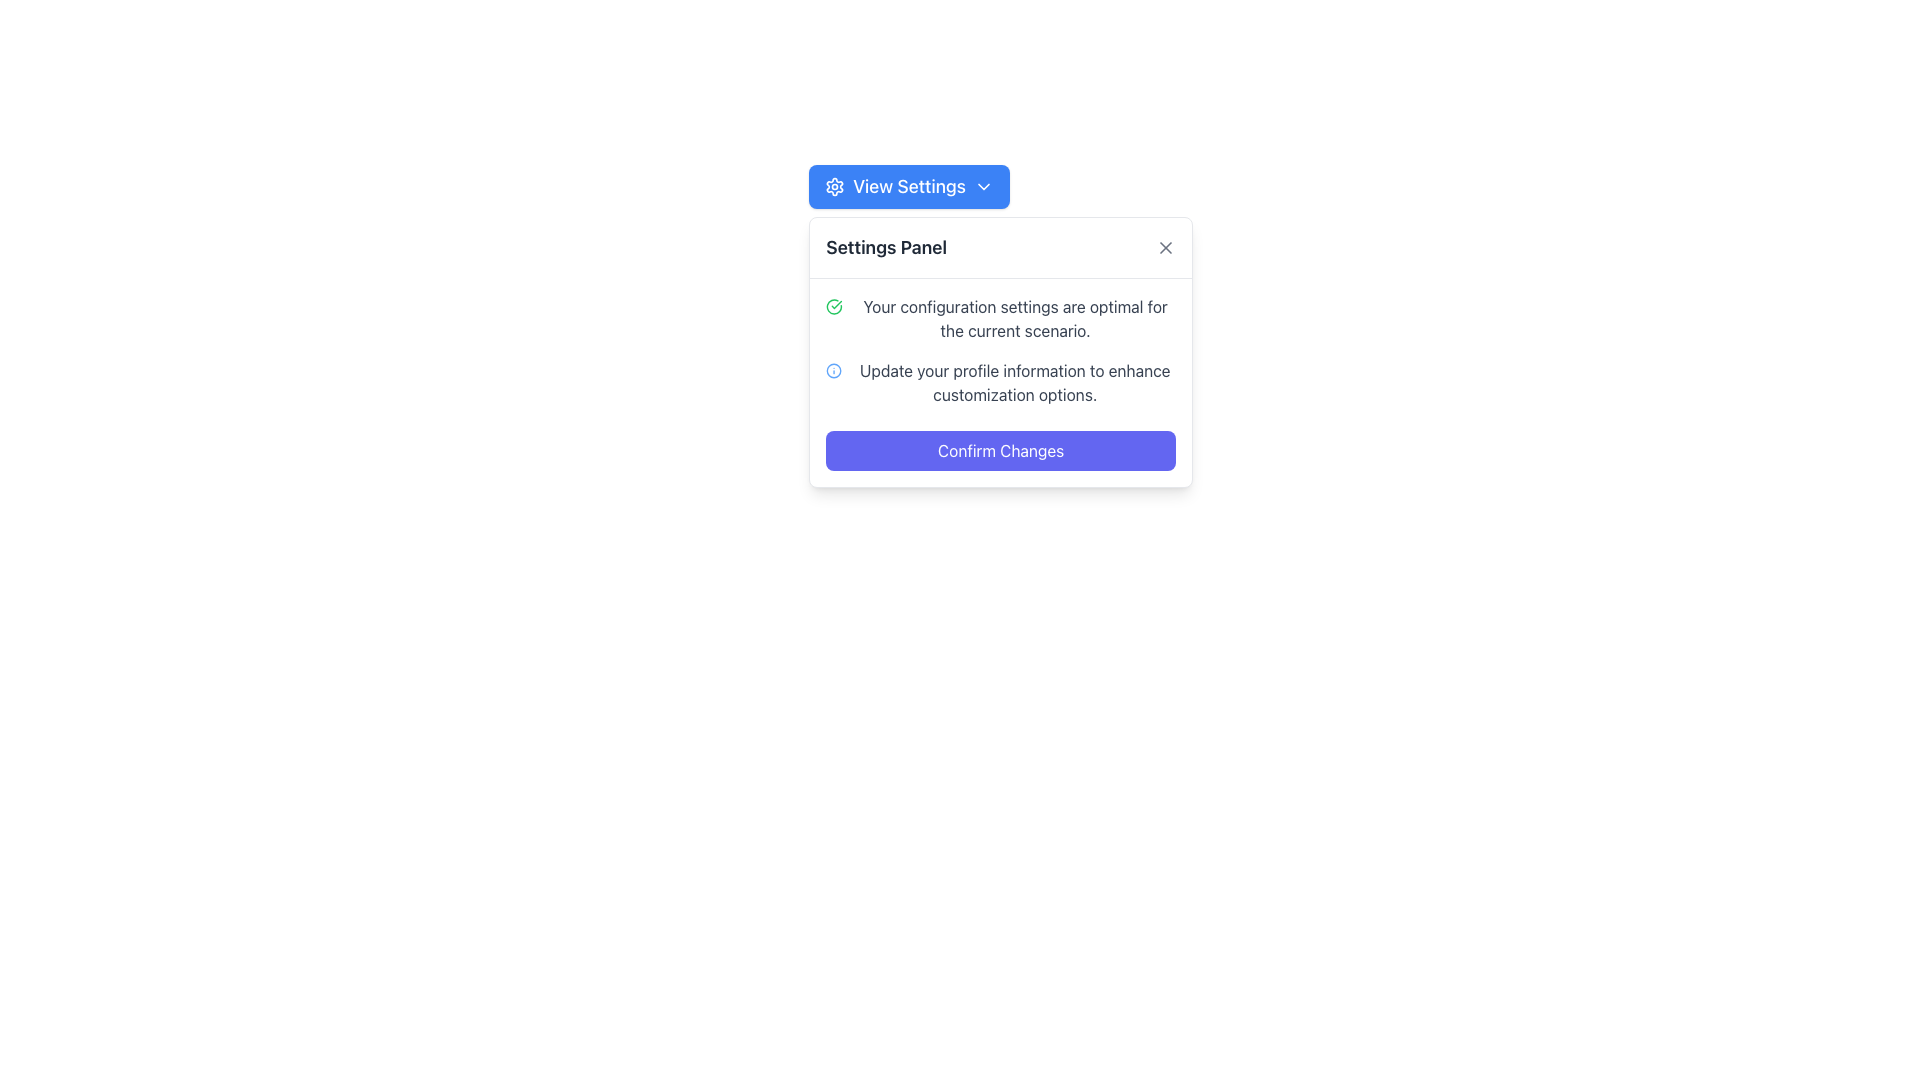 This screenshot has width=1920, height=1080. Describe the element at coordinates (834, 370) in the screenshot. I see `the decorative circular element located in the bottom-left area of the 'info' icon graphic, which signifies available information or guidance` at that location.